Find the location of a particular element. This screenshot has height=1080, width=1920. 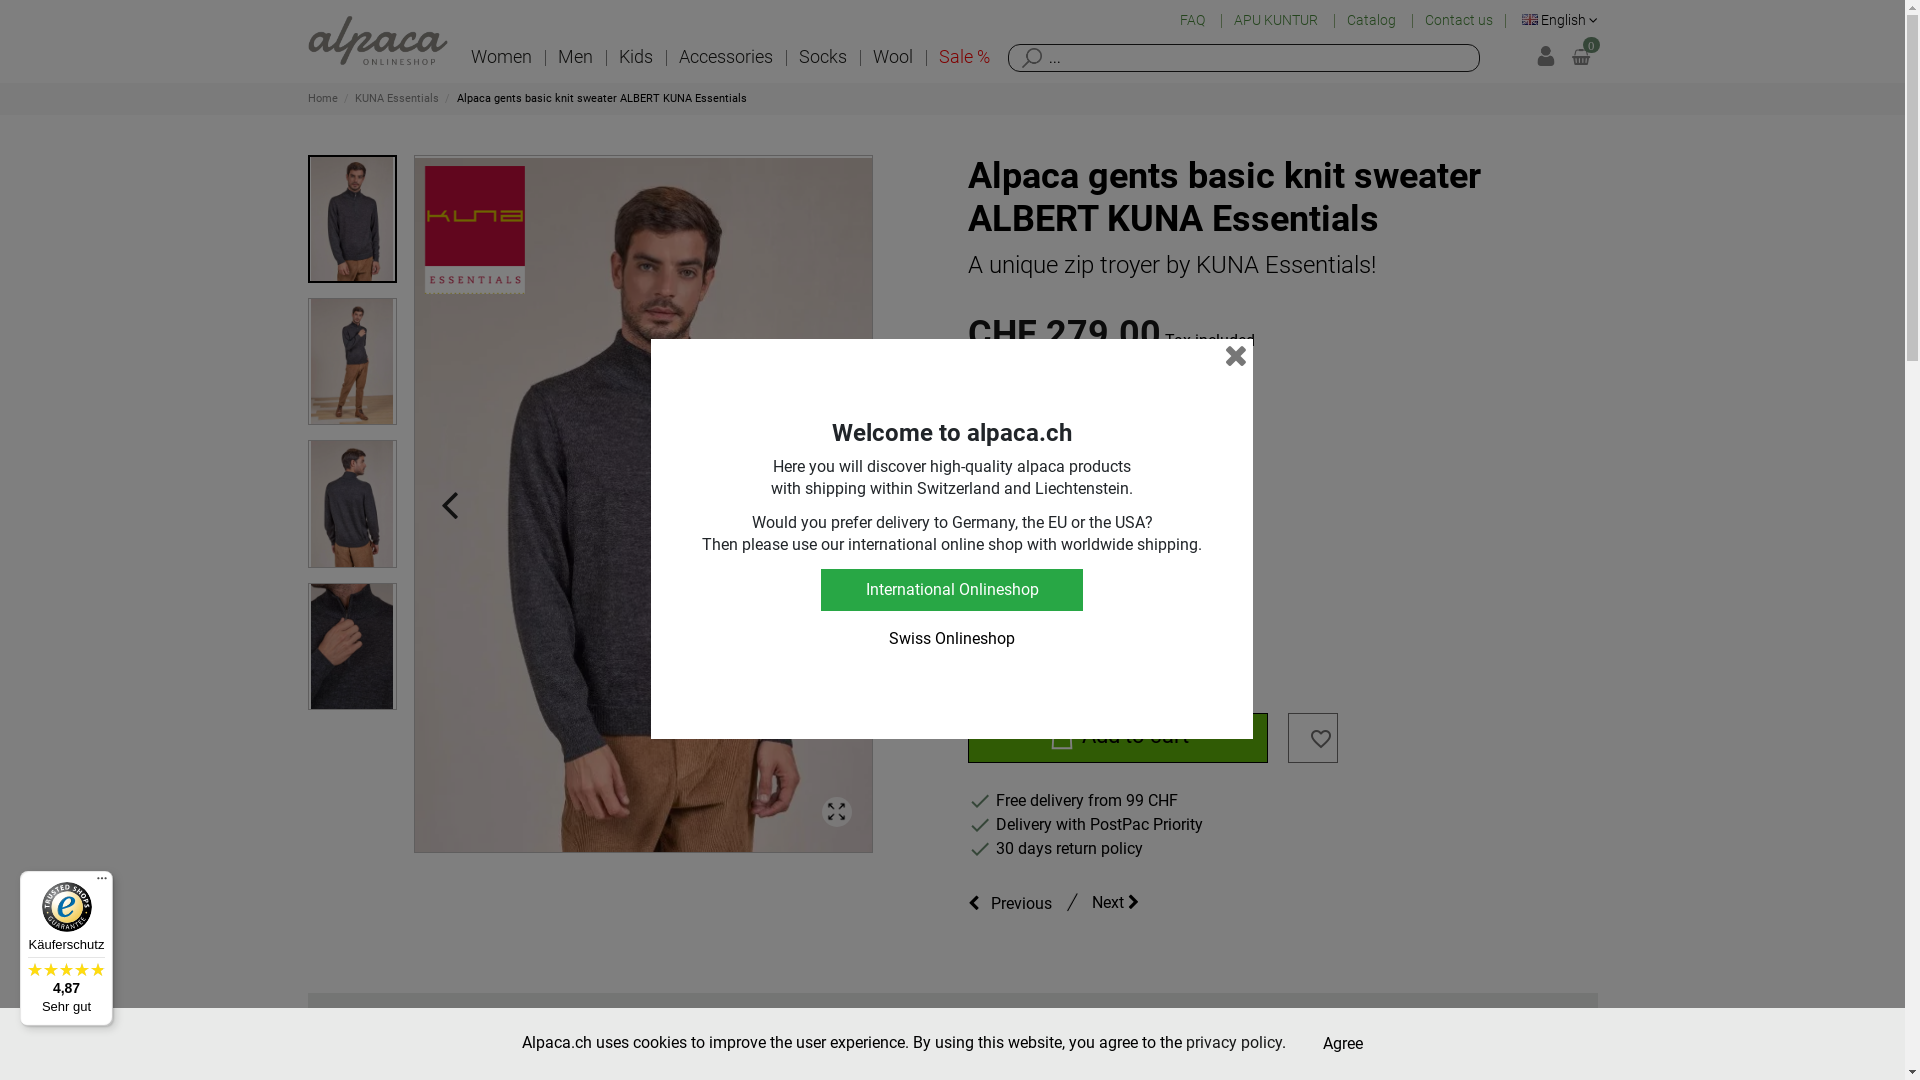

'Log in to your customer account' is located at coordinates (1535, 56).